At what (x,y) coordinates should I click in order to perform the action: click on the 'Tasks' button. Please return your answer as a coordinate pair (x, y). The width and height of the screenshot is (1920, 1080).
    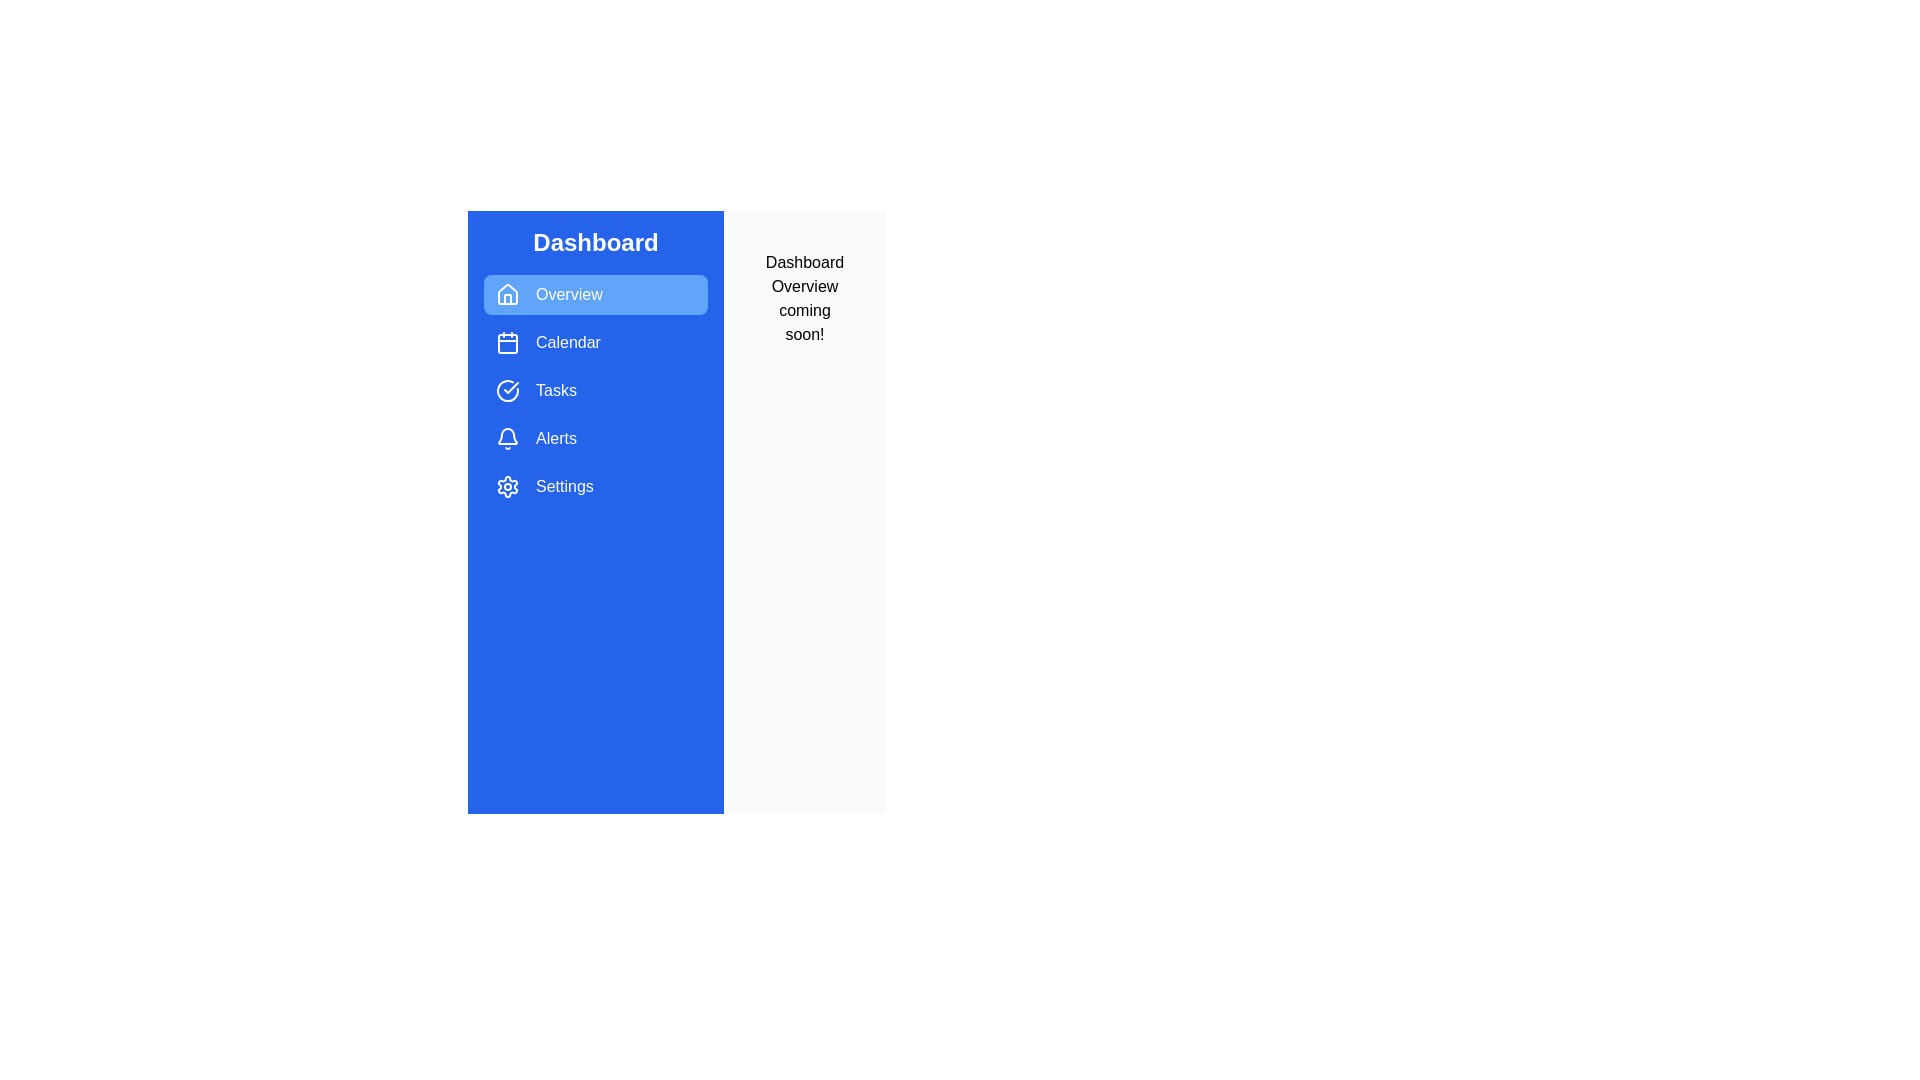
    Looking at the image, I should click on (594, 390).